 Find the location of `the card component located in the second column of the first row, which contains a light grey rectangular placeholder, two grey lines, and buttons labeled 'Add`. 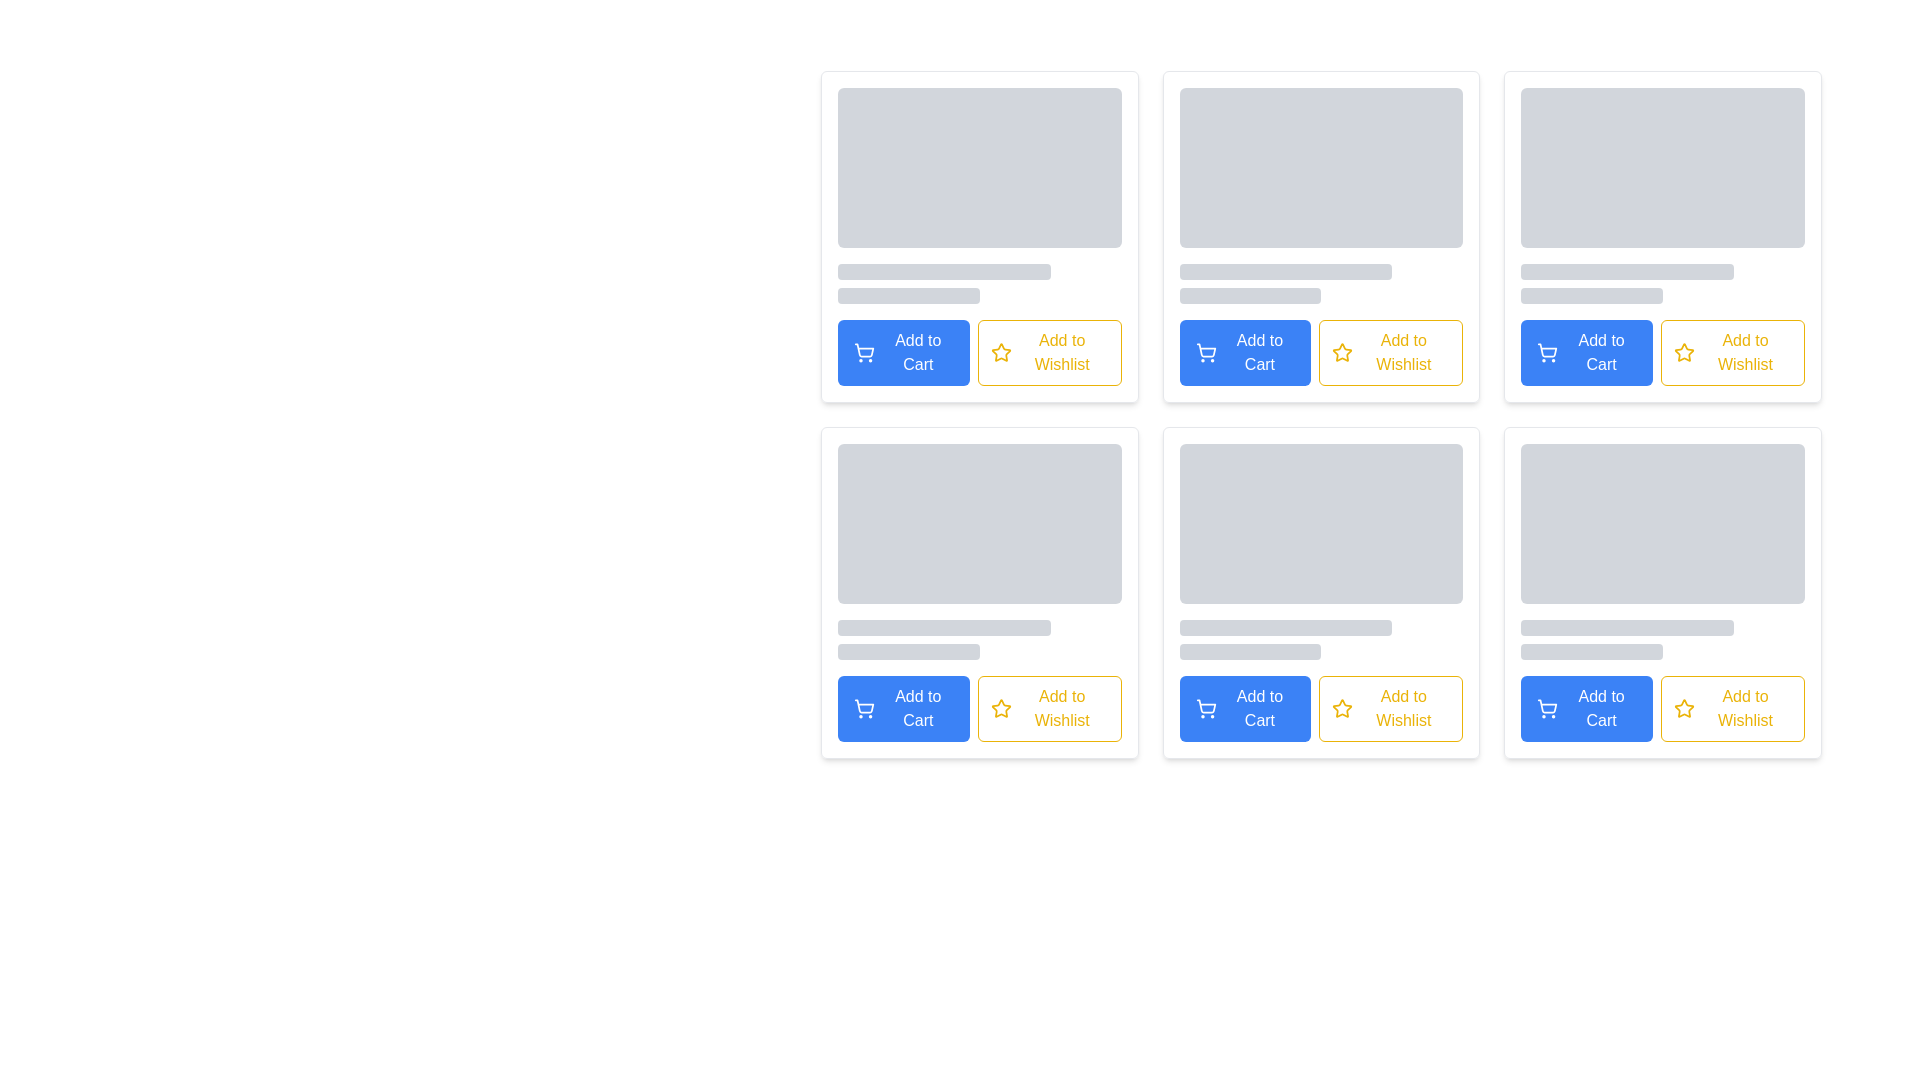

the card component located in the second column of the first row, which contains a light grey rectangular placeholder, two grey lines, and buttons labeled 'Add is located at coordinates (1321, 235).